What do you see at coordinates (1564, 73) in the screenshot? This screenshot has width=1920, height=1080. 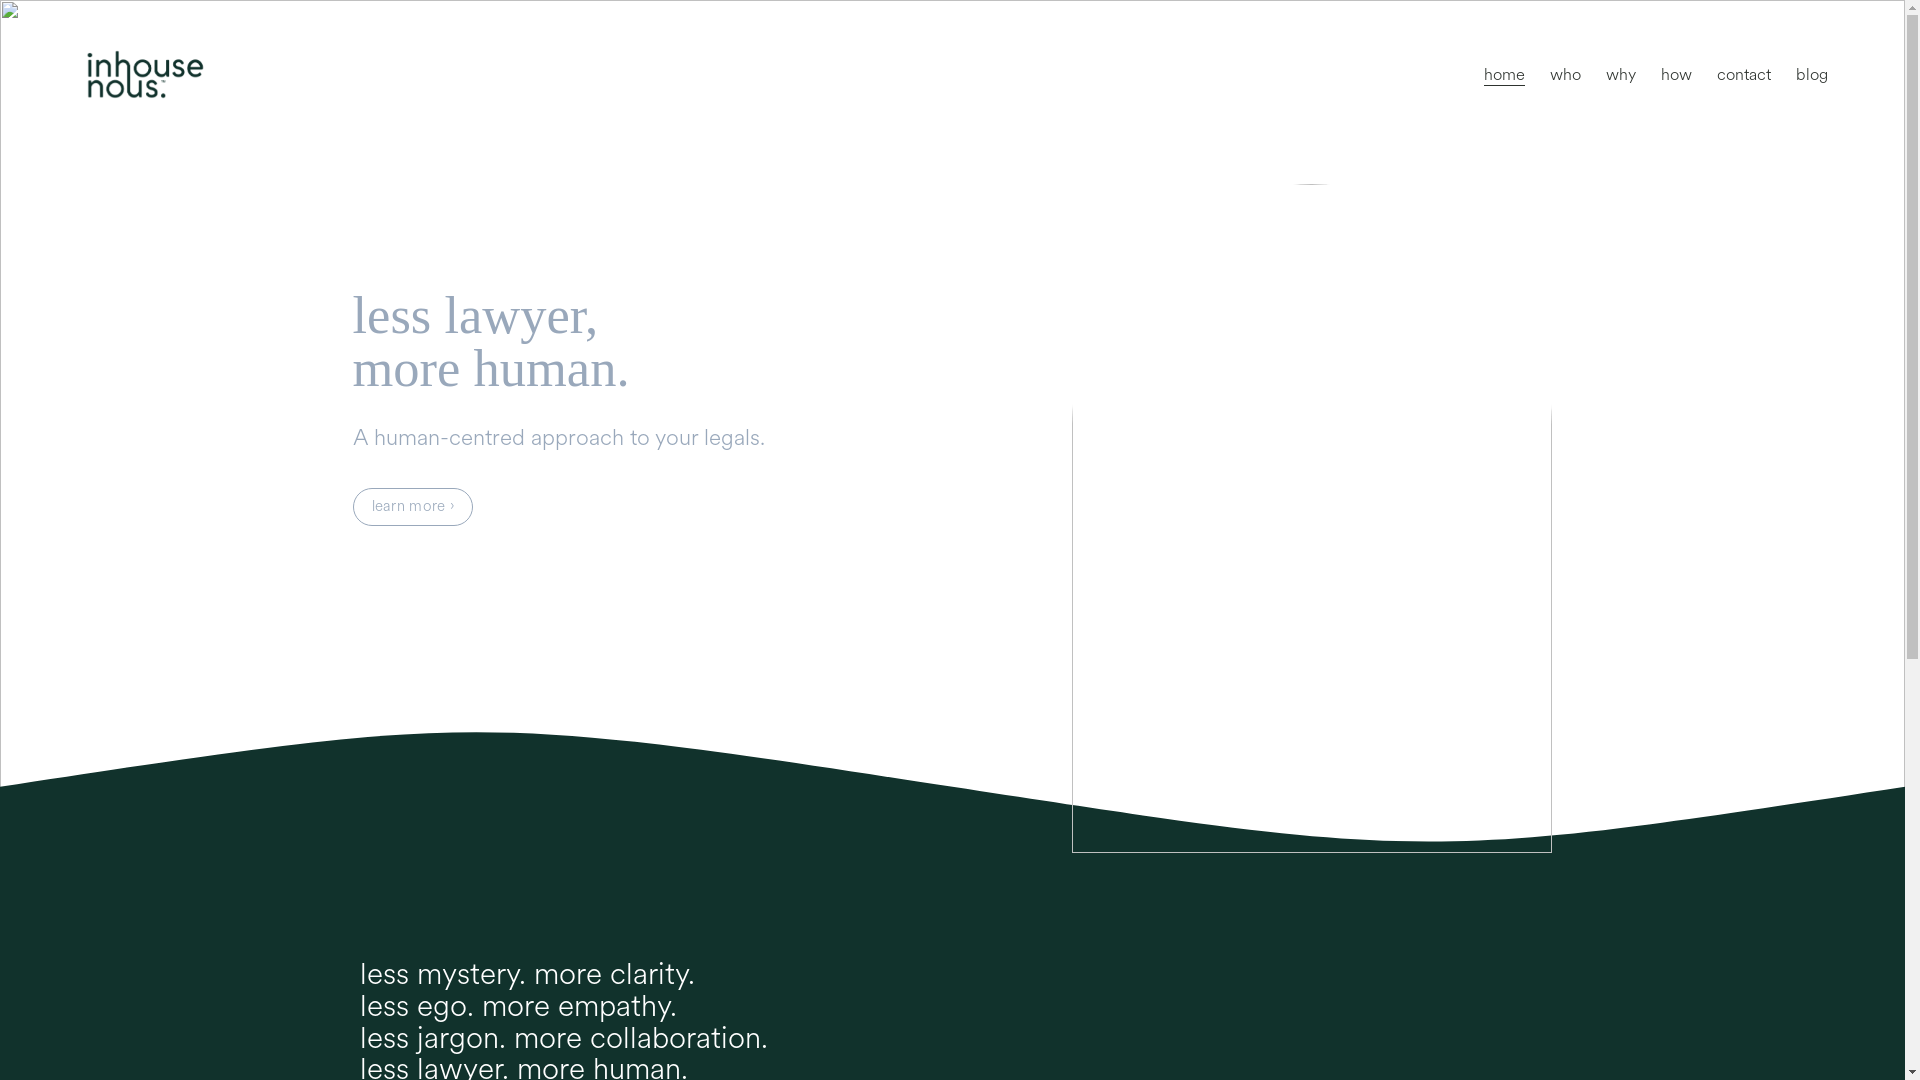 I see `'who'` at bounding box center [1564, 73].